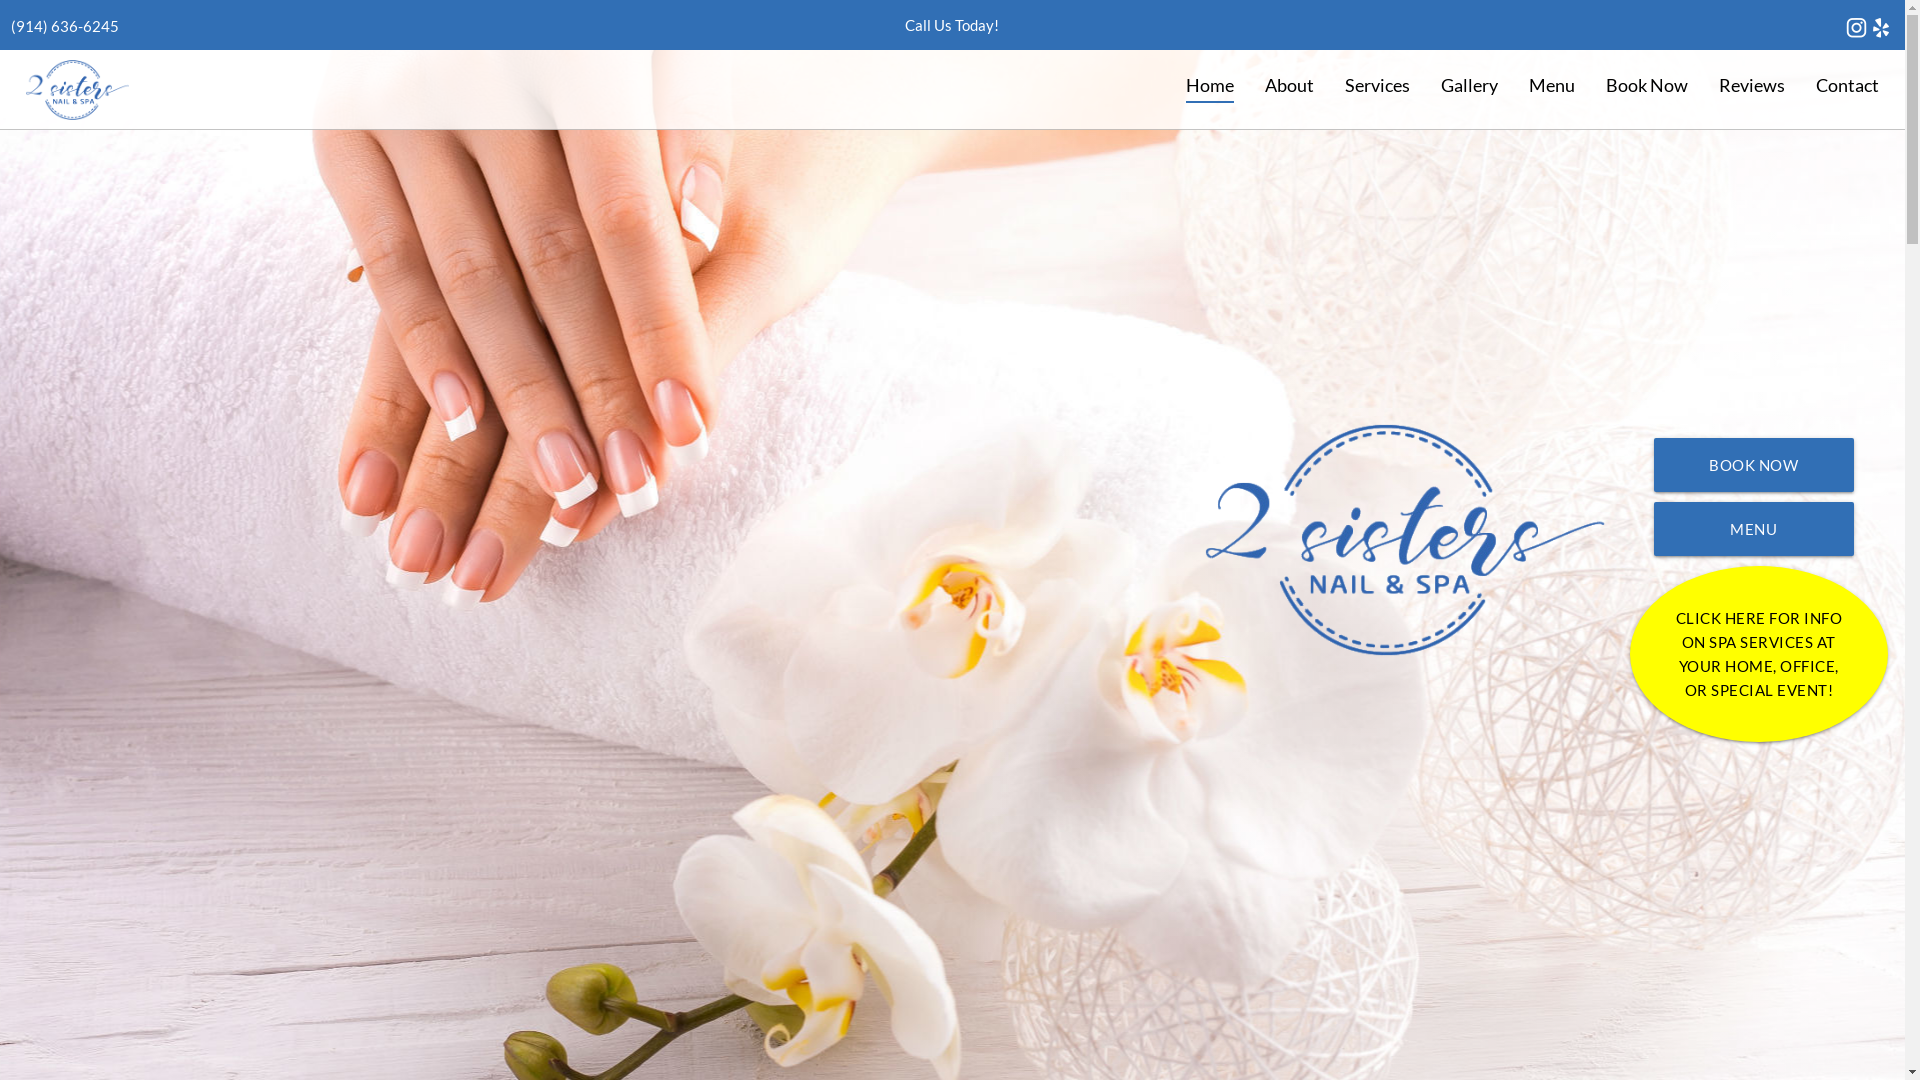  I want to click on 'Reviews', so click(1702, 84).